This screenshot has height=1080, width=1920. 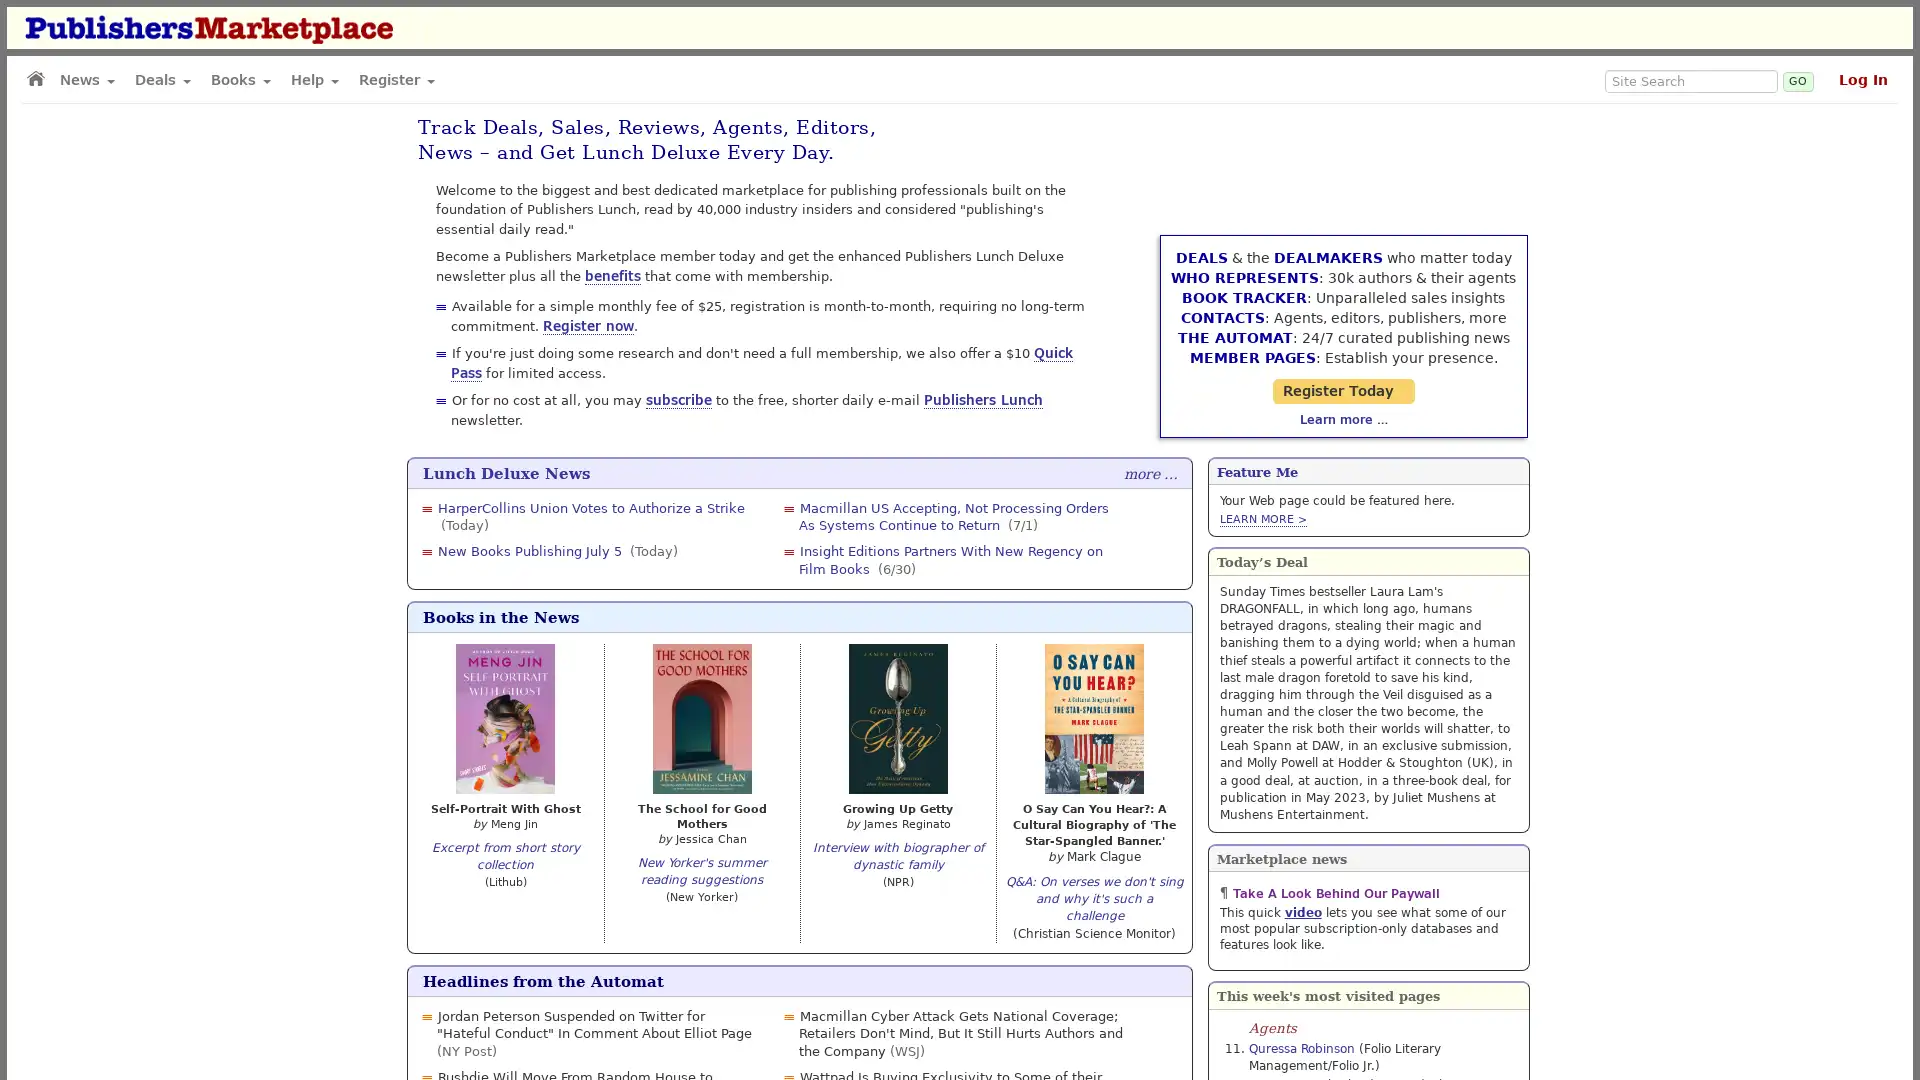 I want to click on GO, so click(x=1798, y=80).